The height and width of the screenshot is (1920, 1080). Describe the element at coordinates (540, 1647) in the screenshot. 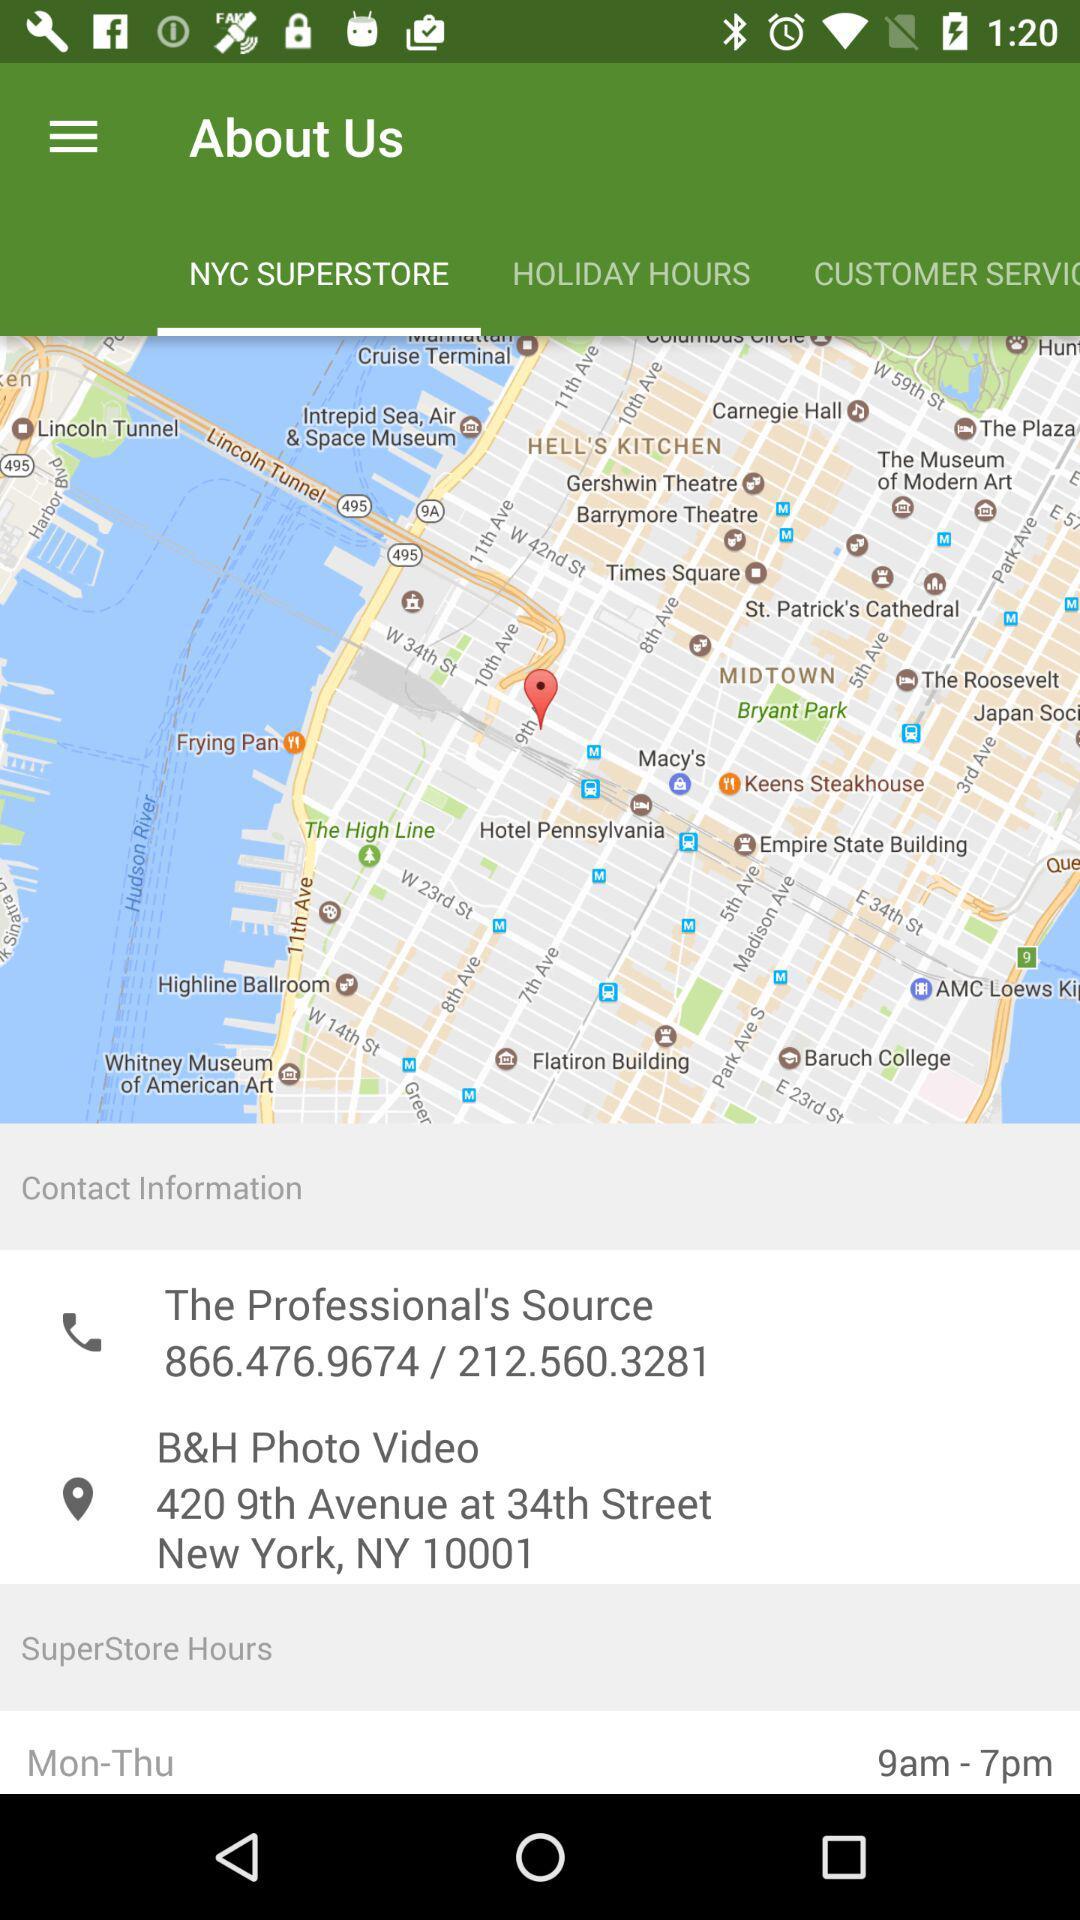

I see `superstore hours` at that location.